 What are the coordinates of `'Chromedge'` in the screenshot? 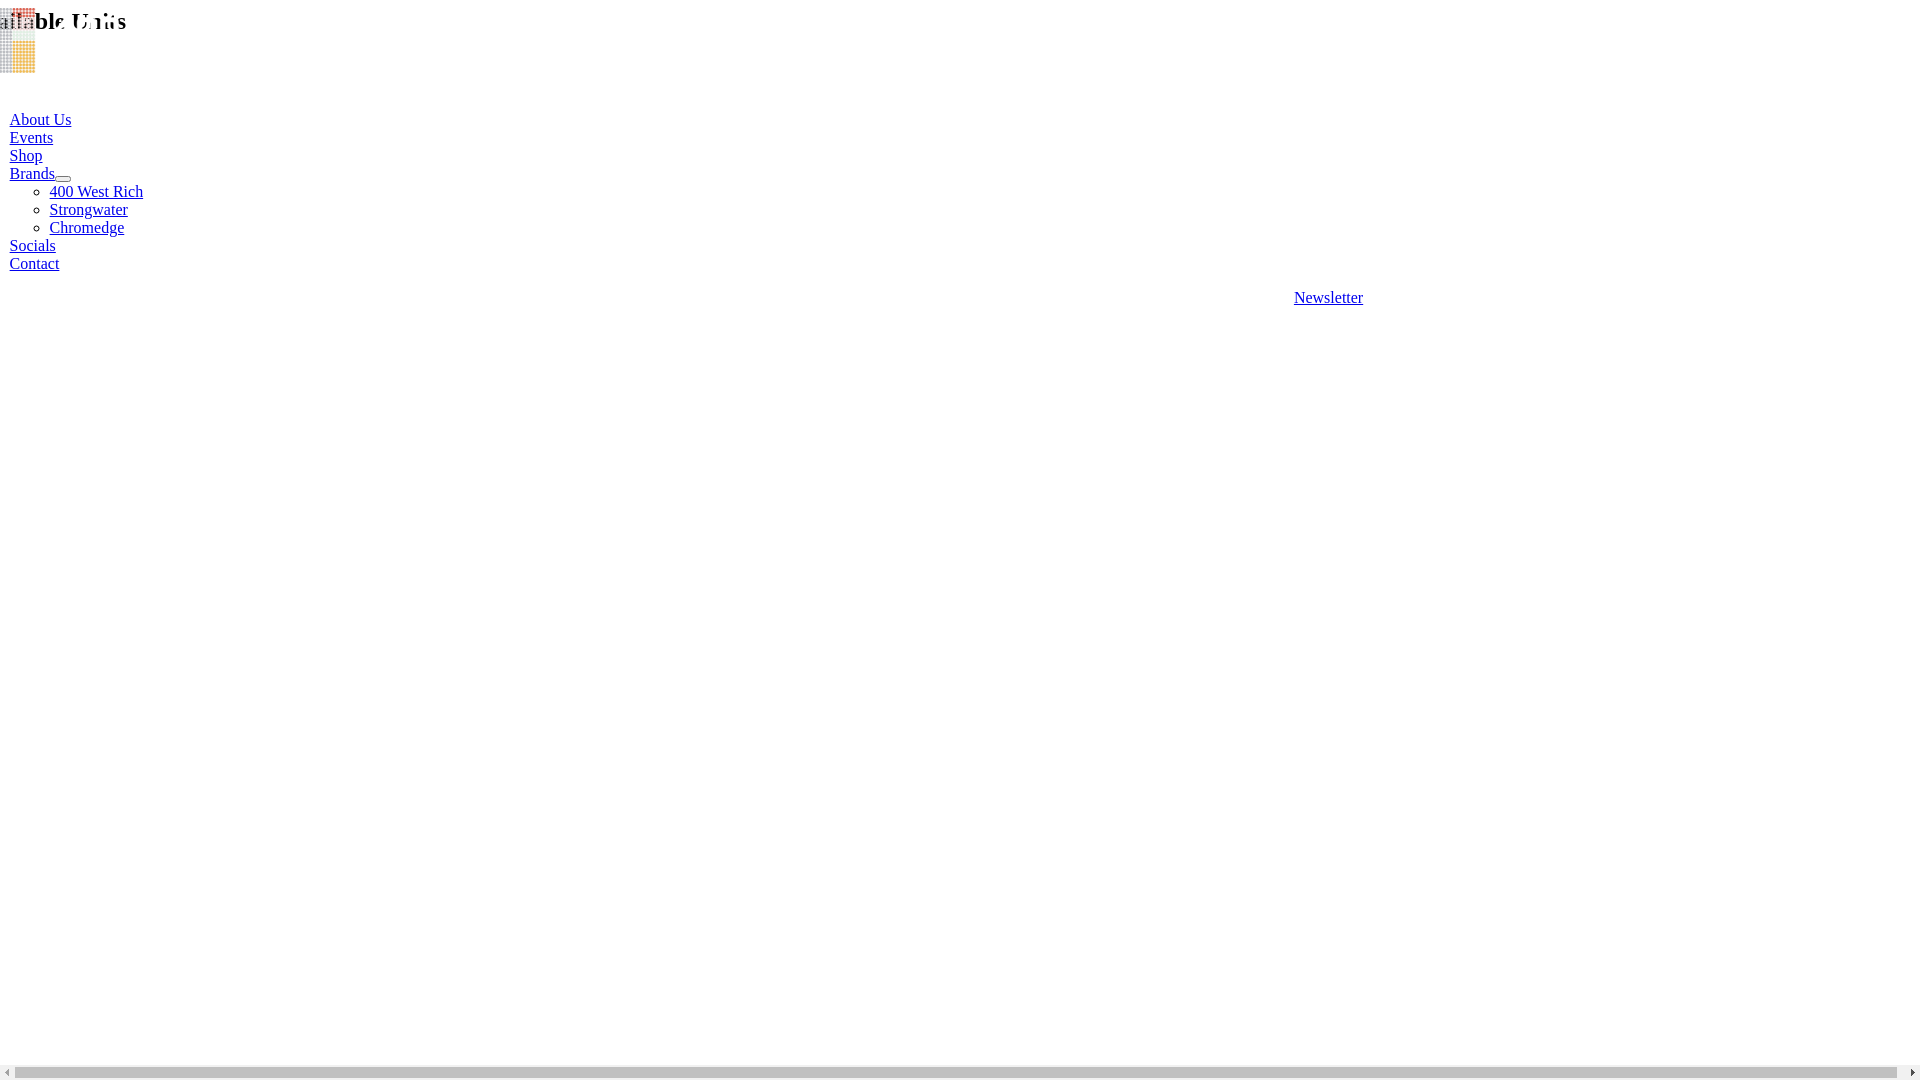 It's located at (49, 226).